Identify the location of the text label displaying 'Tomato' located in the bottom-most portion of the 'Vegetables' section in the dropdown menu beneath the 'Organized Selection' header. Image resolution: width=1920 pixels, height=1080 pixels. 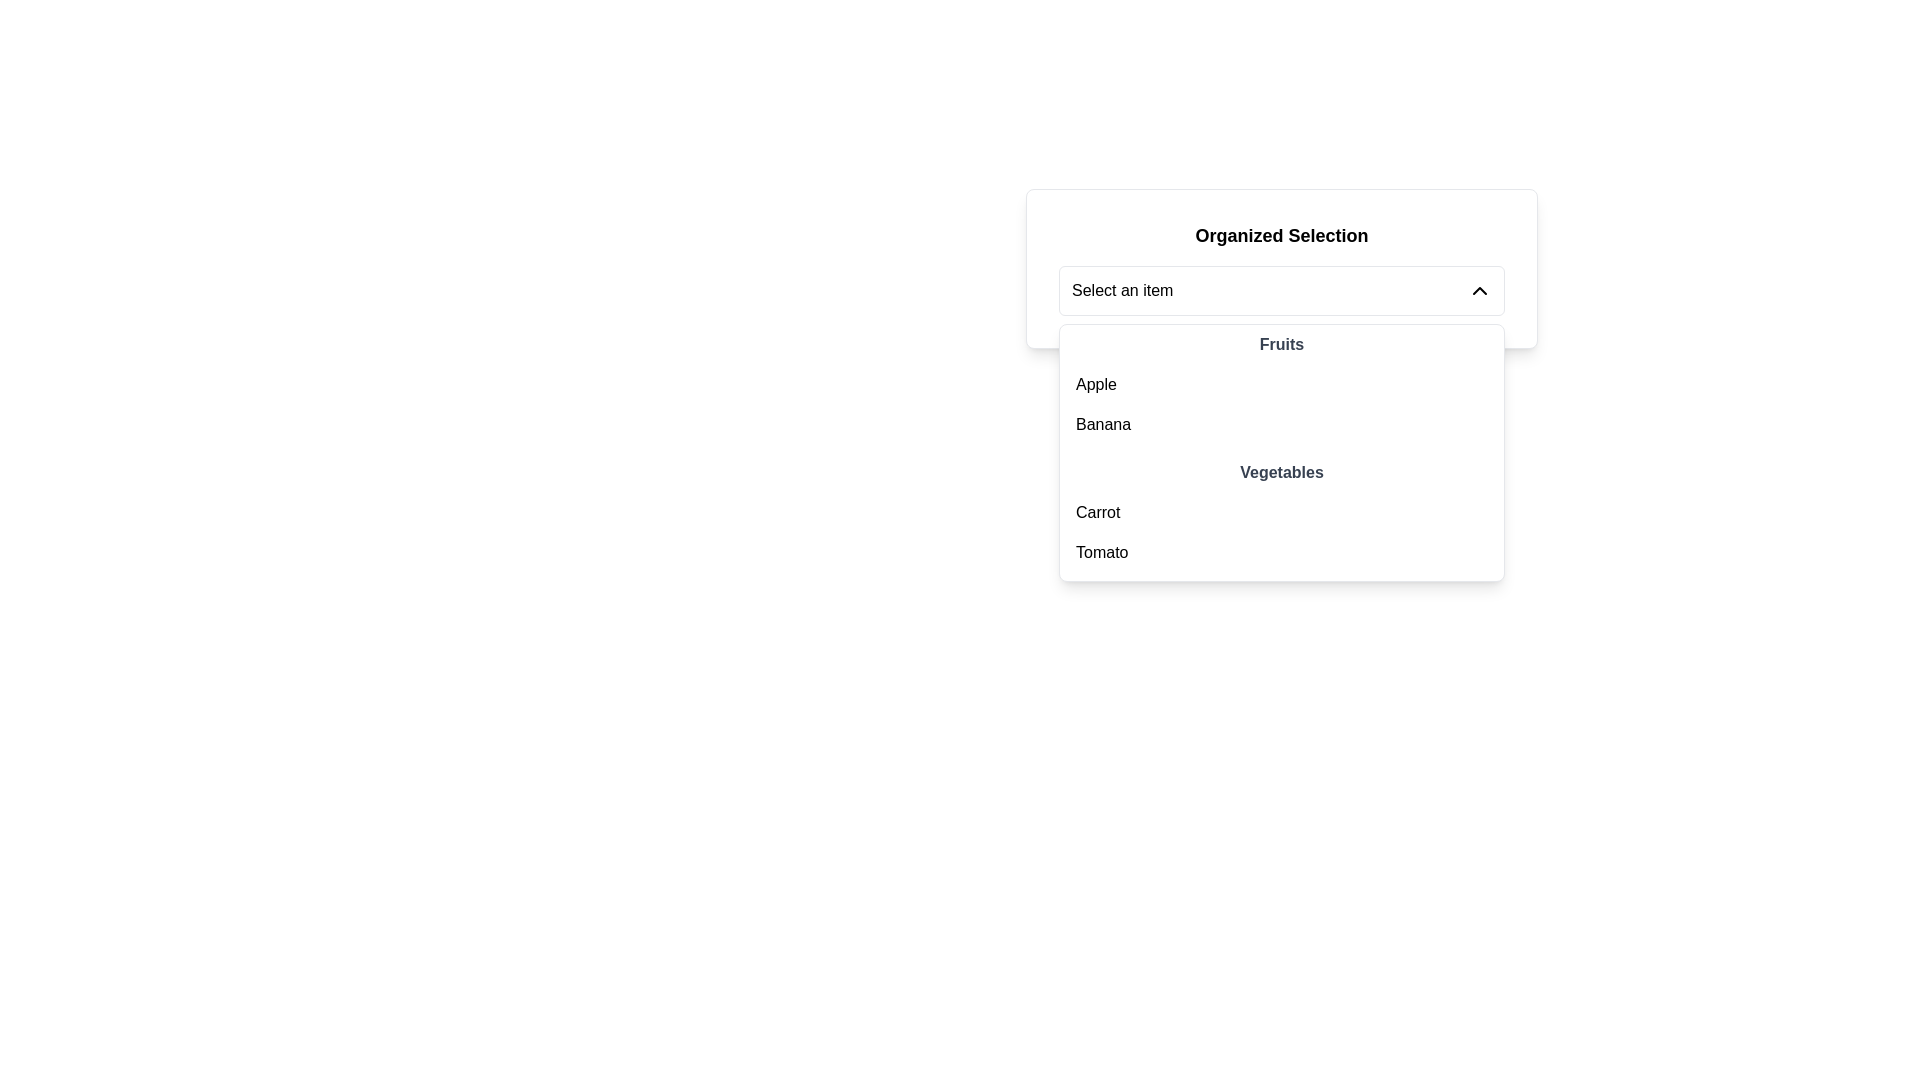
(1101, 552).